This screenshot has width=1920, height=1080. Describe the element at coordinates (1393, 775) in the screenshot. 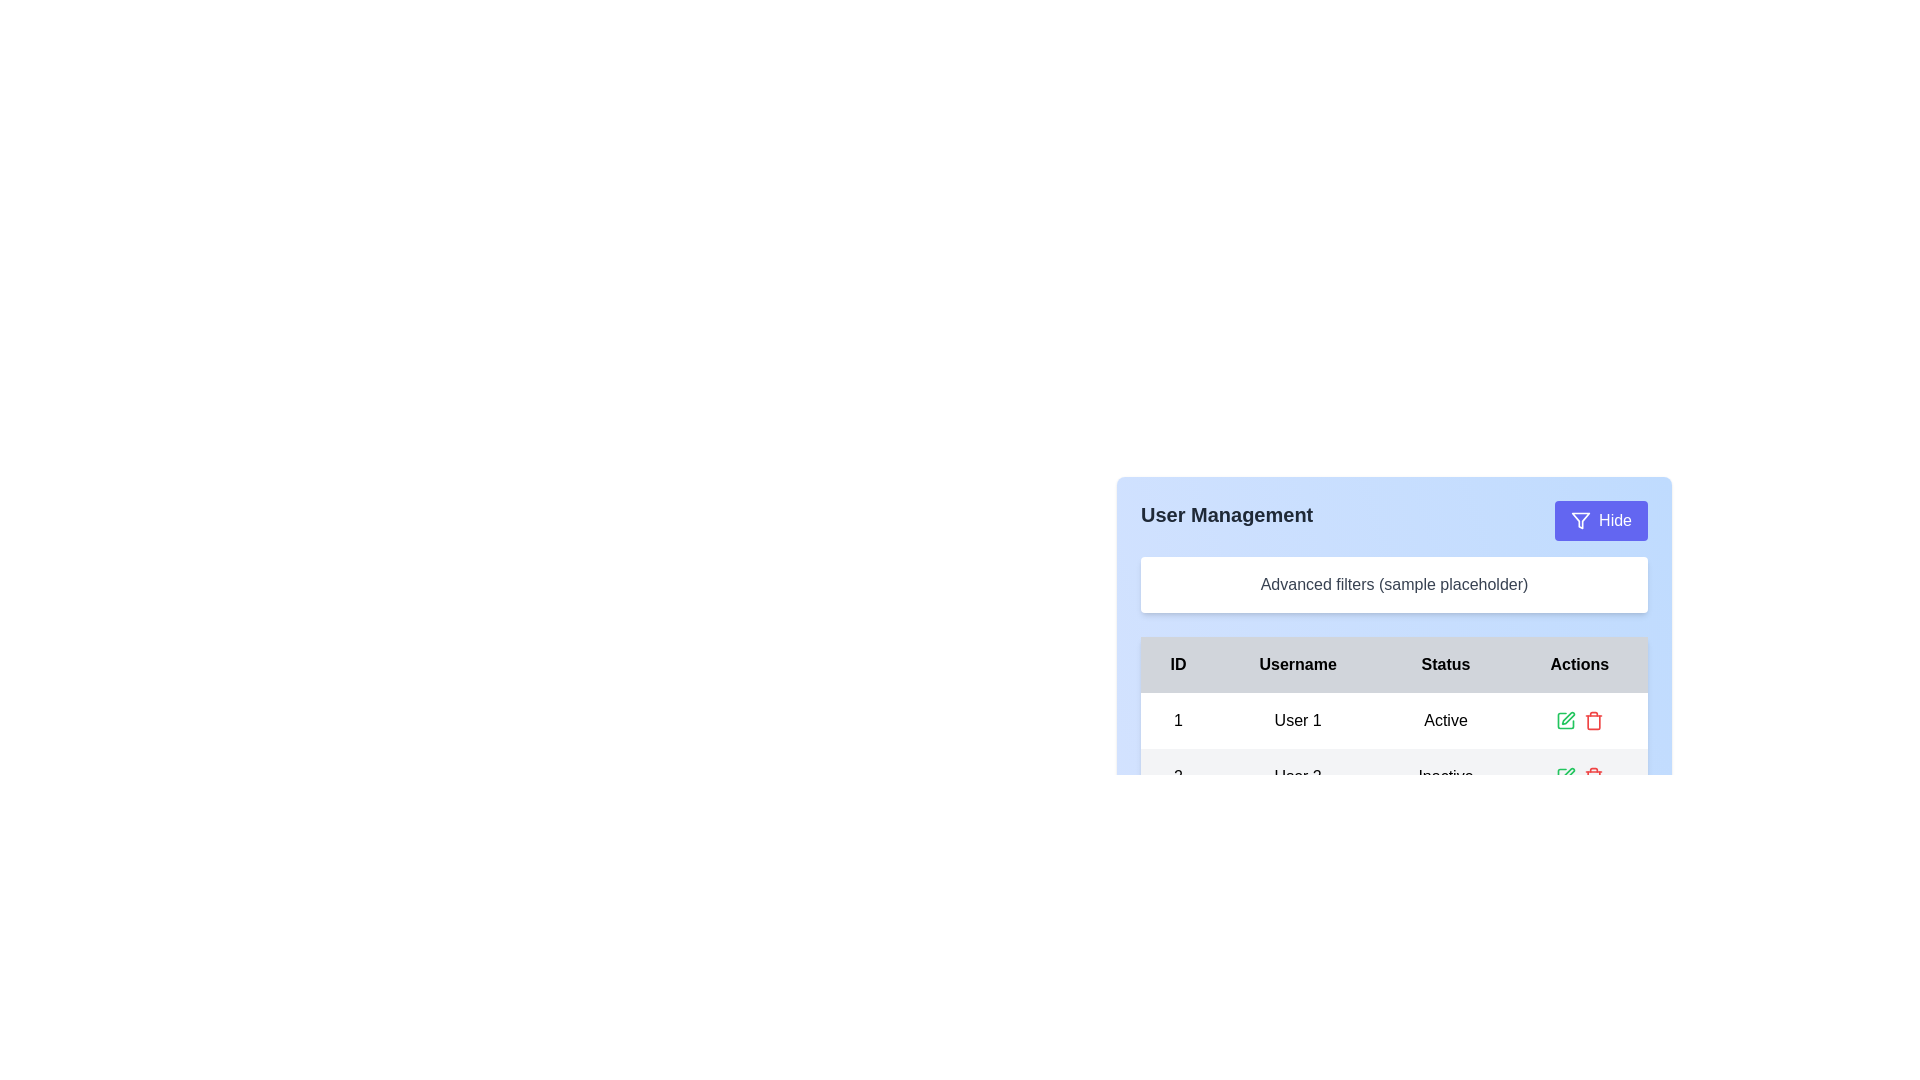

I see `the Username column of the Table Row element, which contains the value 'User 2'` at that location.